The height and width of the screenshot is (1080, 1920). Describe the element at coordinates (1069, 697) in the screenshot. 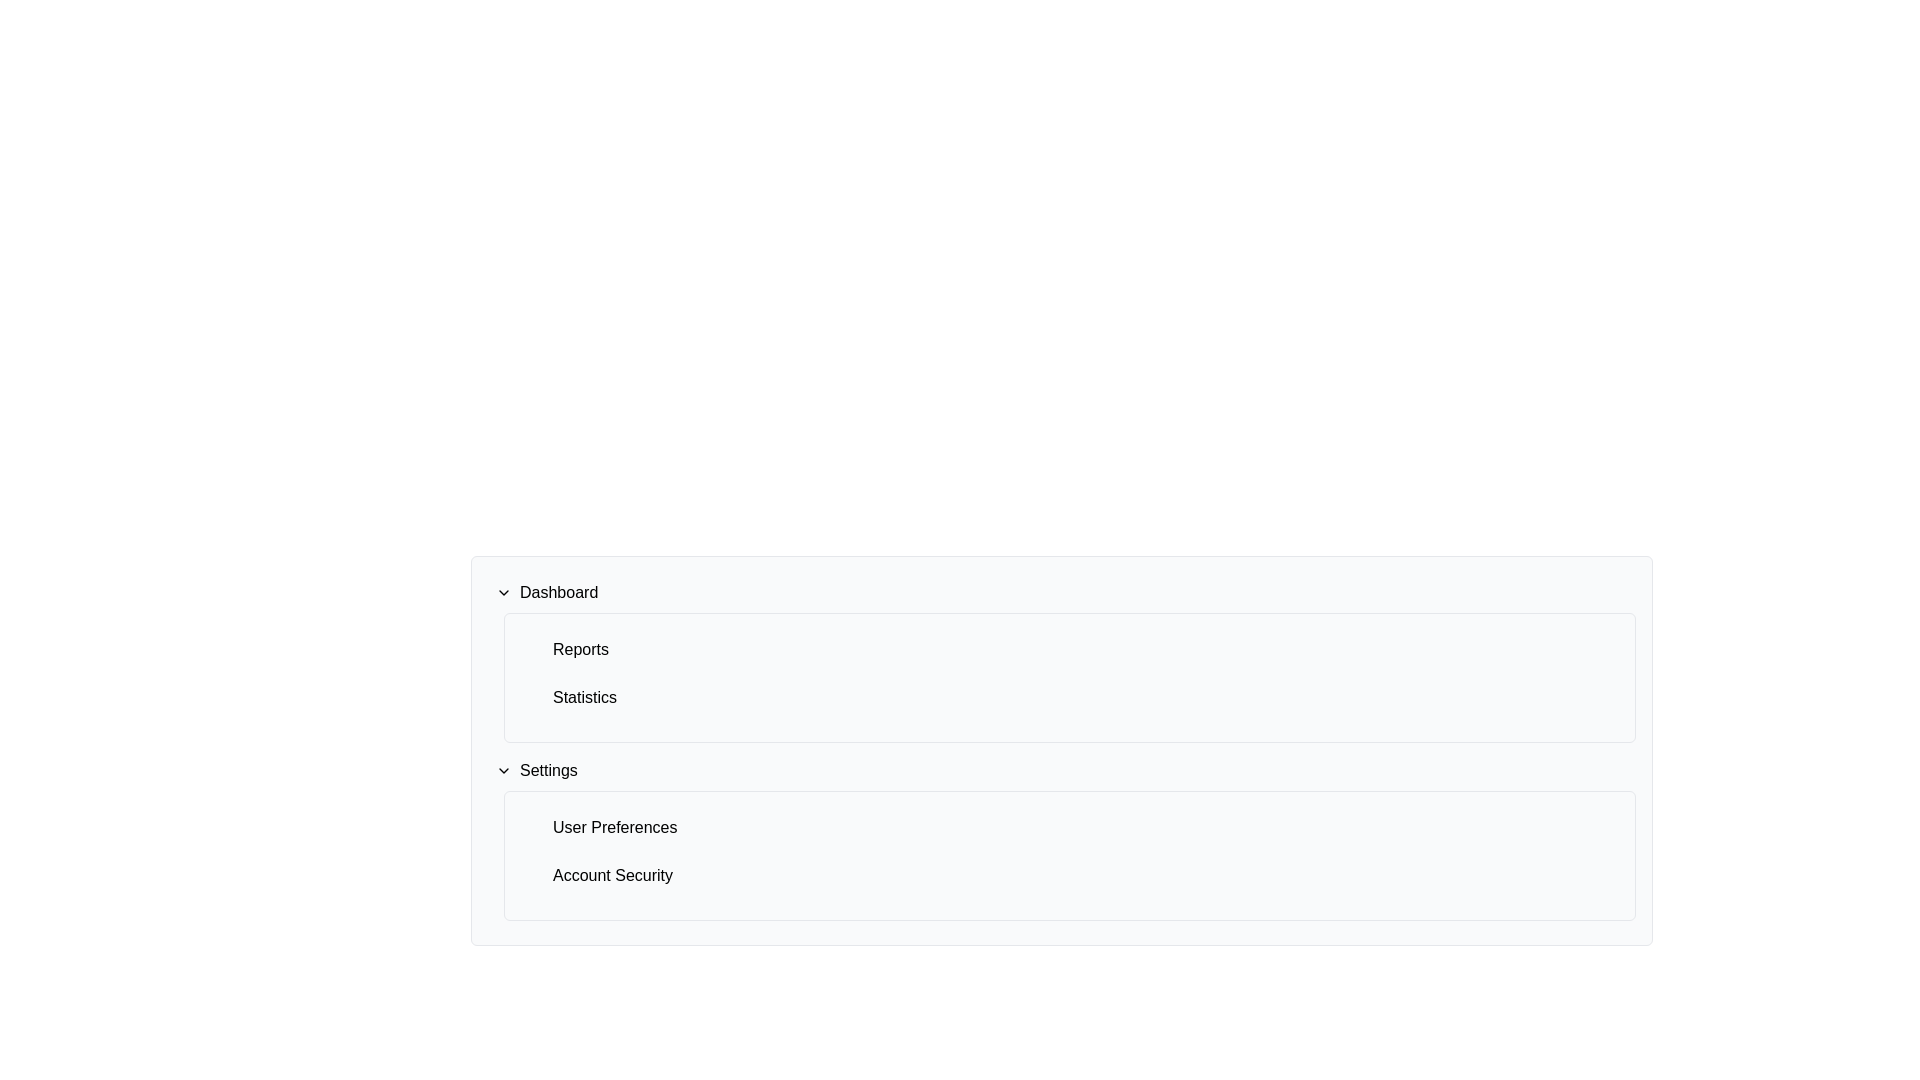

I see `the 'Statistics' clickable list item located in the second position under the 'Dashboard' section` at that location.